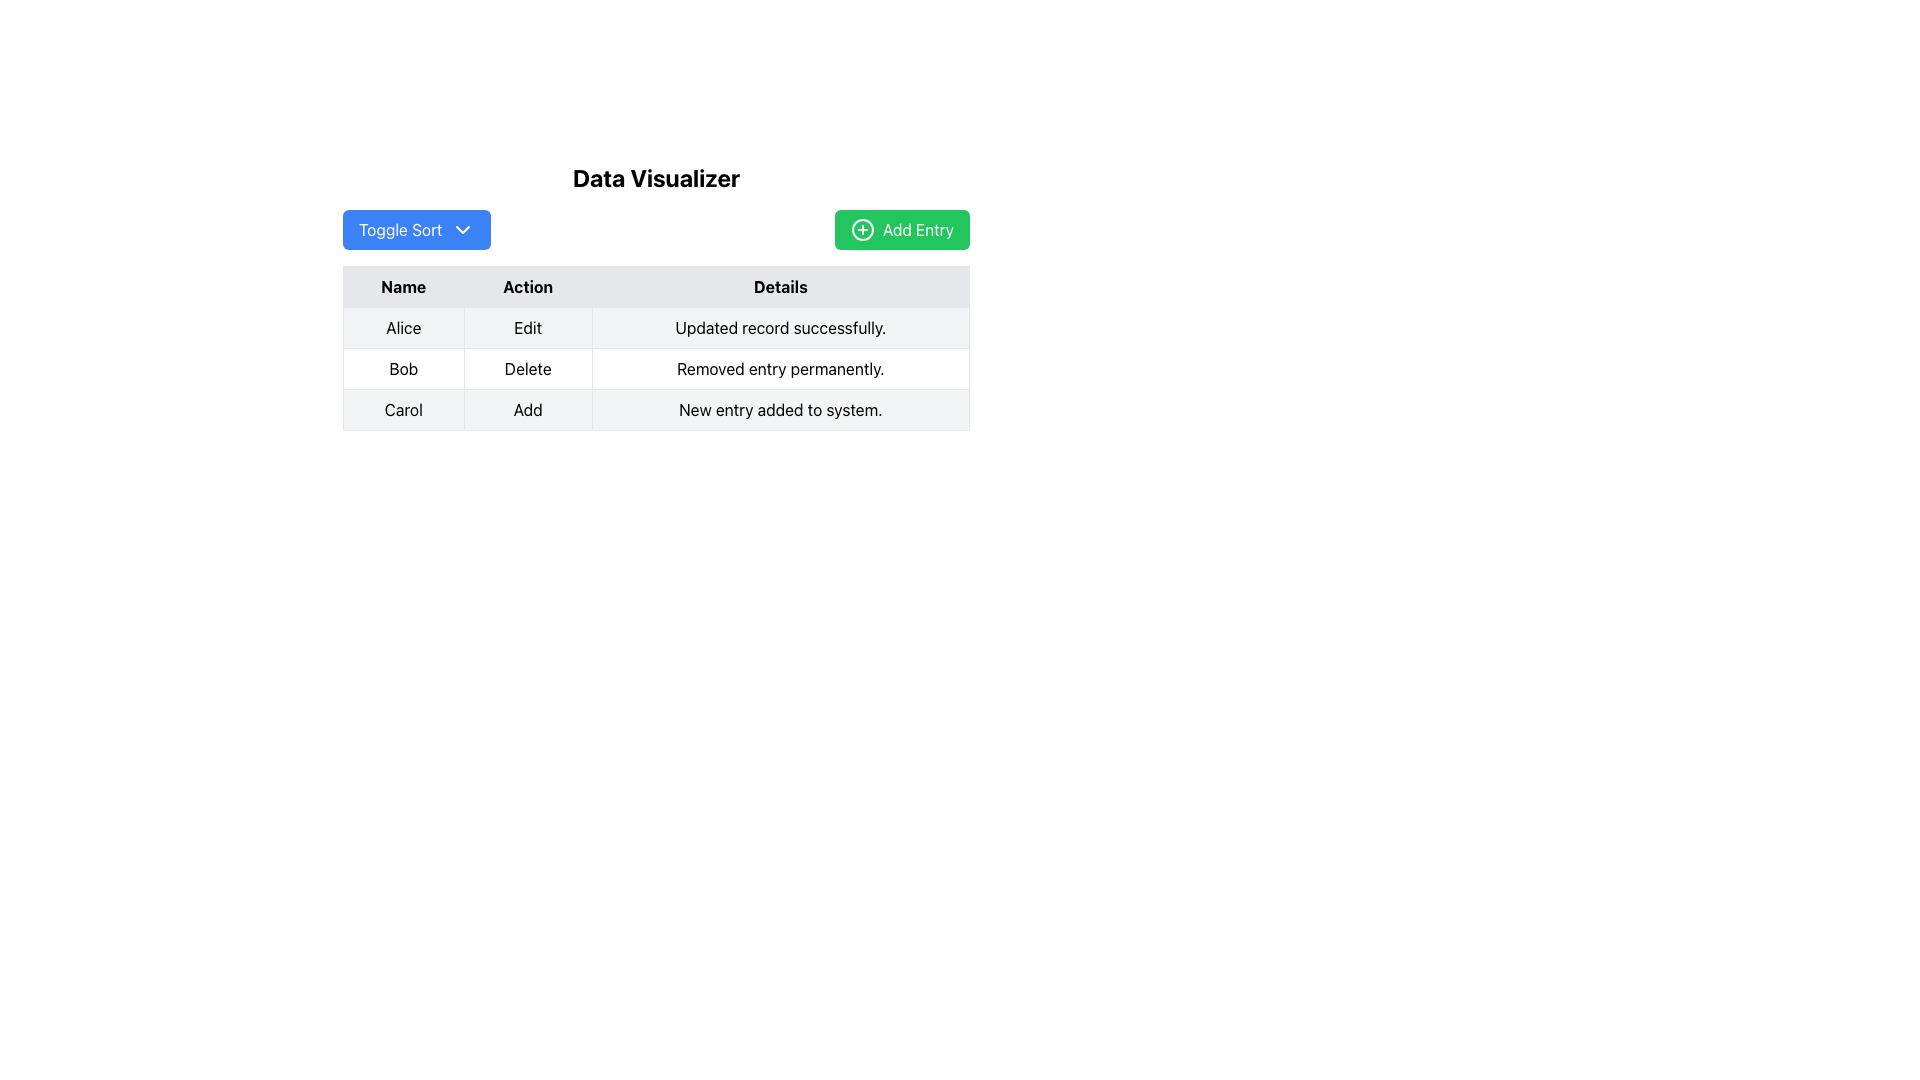  Describe the element at coordinates (461, 229) in the screenshot. I see `the icon located on the right side of the 'Toggle Sort' button` at that location.